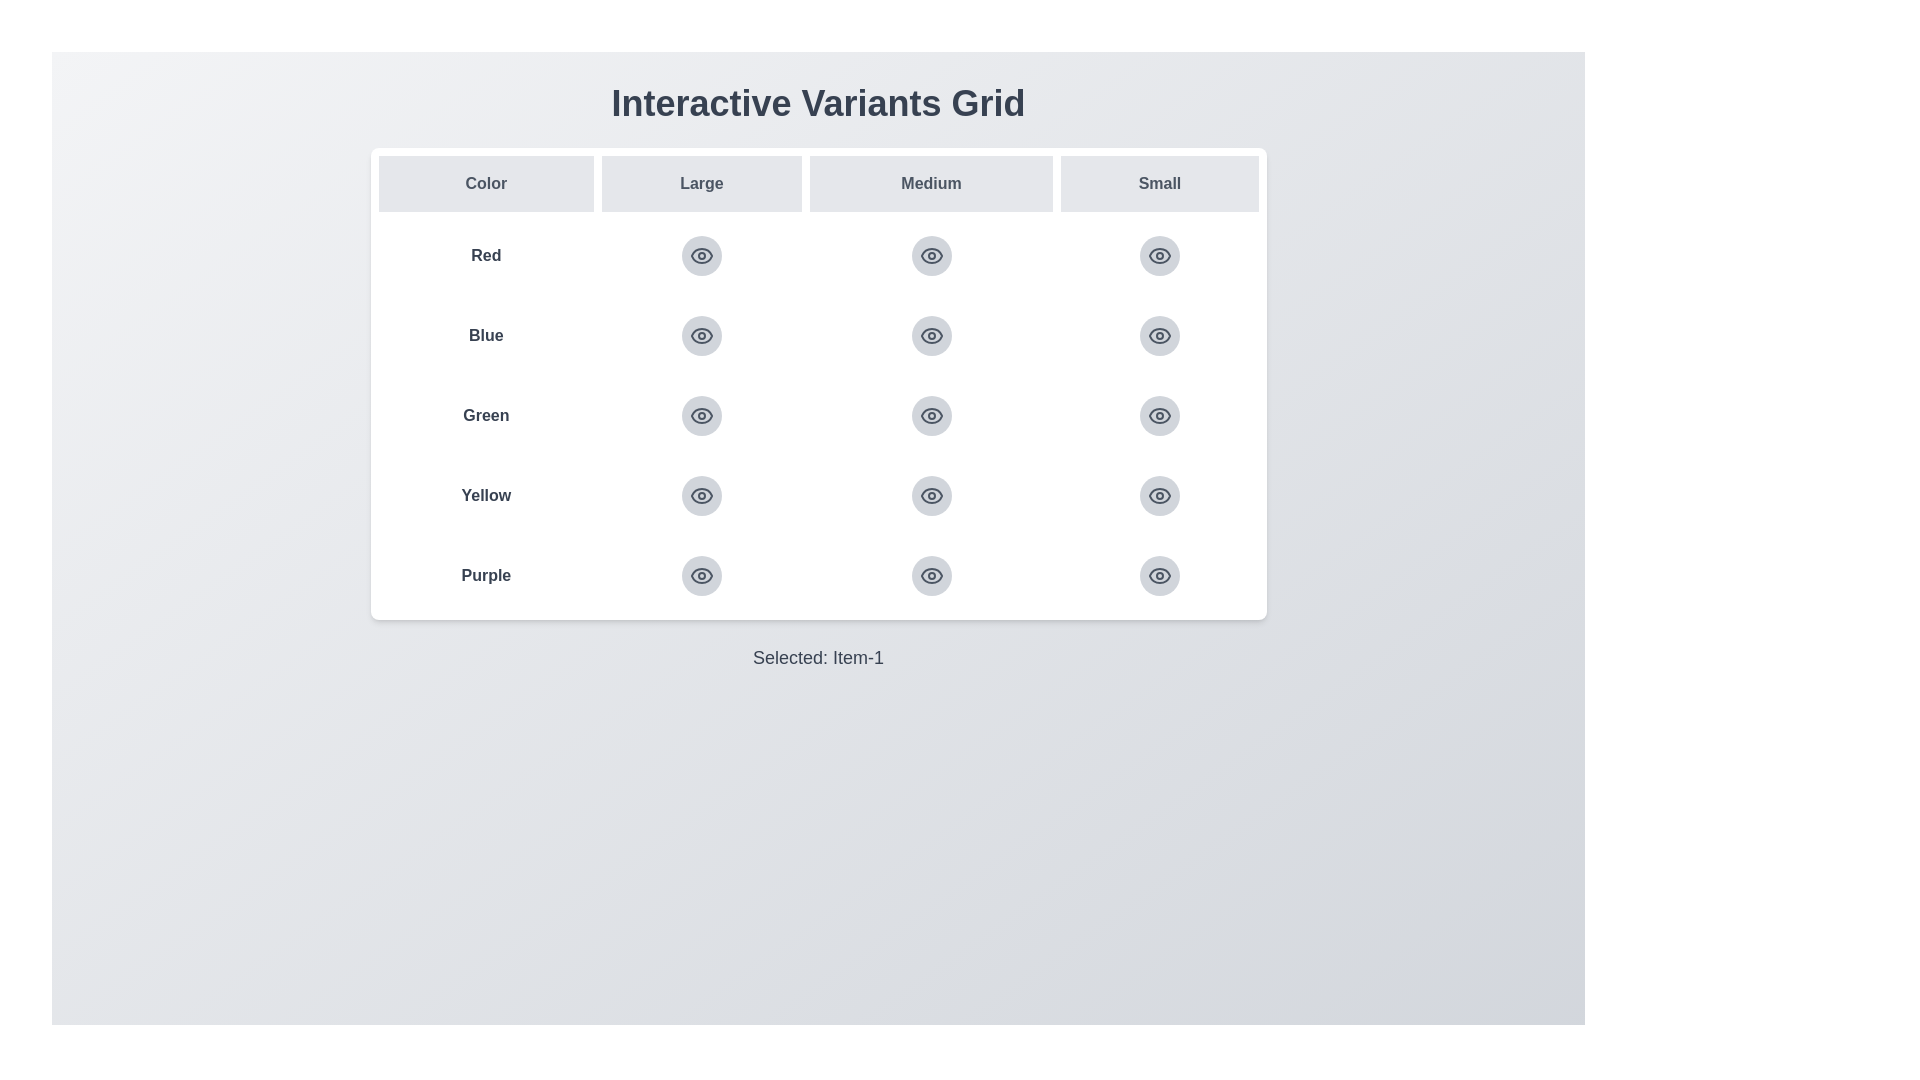  What do you see at coordinates (930, 495) in the screenshot?
I see `the eye icon button located in the fourth row labeled 'Yellow' and third column labeled 'Medium'` at bounding box center [930, 495].